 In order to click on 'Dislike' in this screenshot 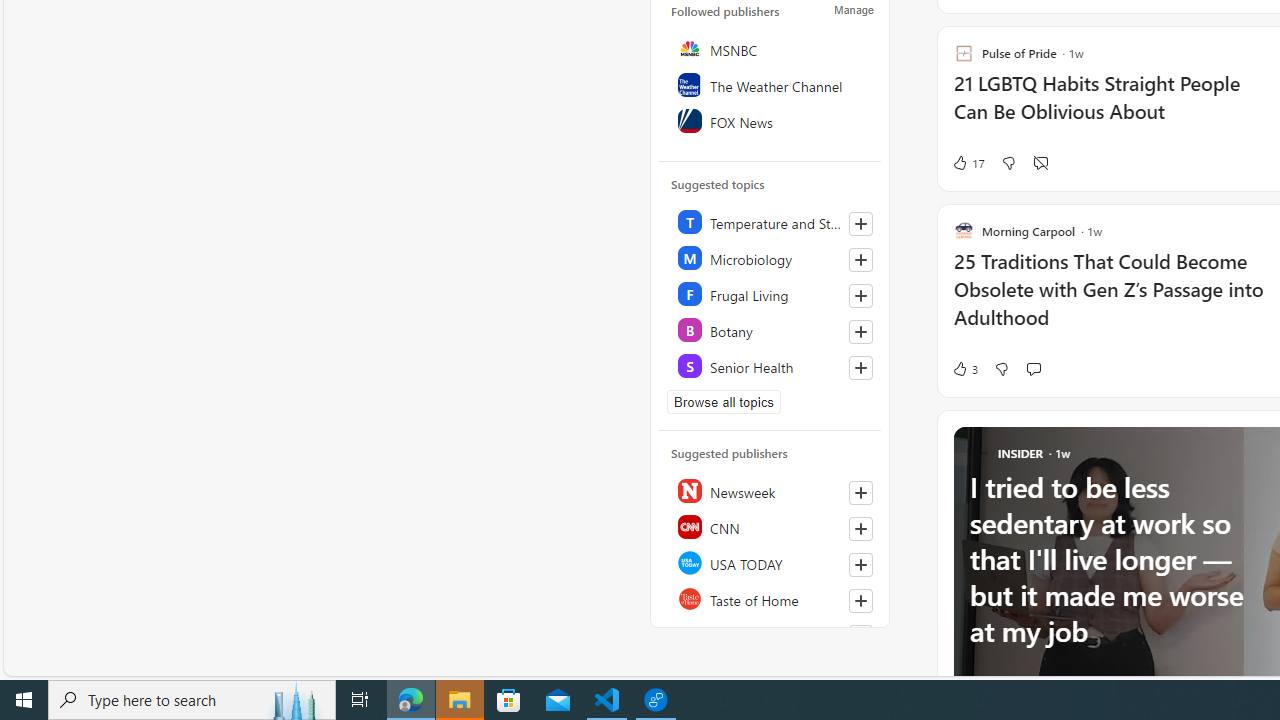, I will do `click(1001, 368)`.